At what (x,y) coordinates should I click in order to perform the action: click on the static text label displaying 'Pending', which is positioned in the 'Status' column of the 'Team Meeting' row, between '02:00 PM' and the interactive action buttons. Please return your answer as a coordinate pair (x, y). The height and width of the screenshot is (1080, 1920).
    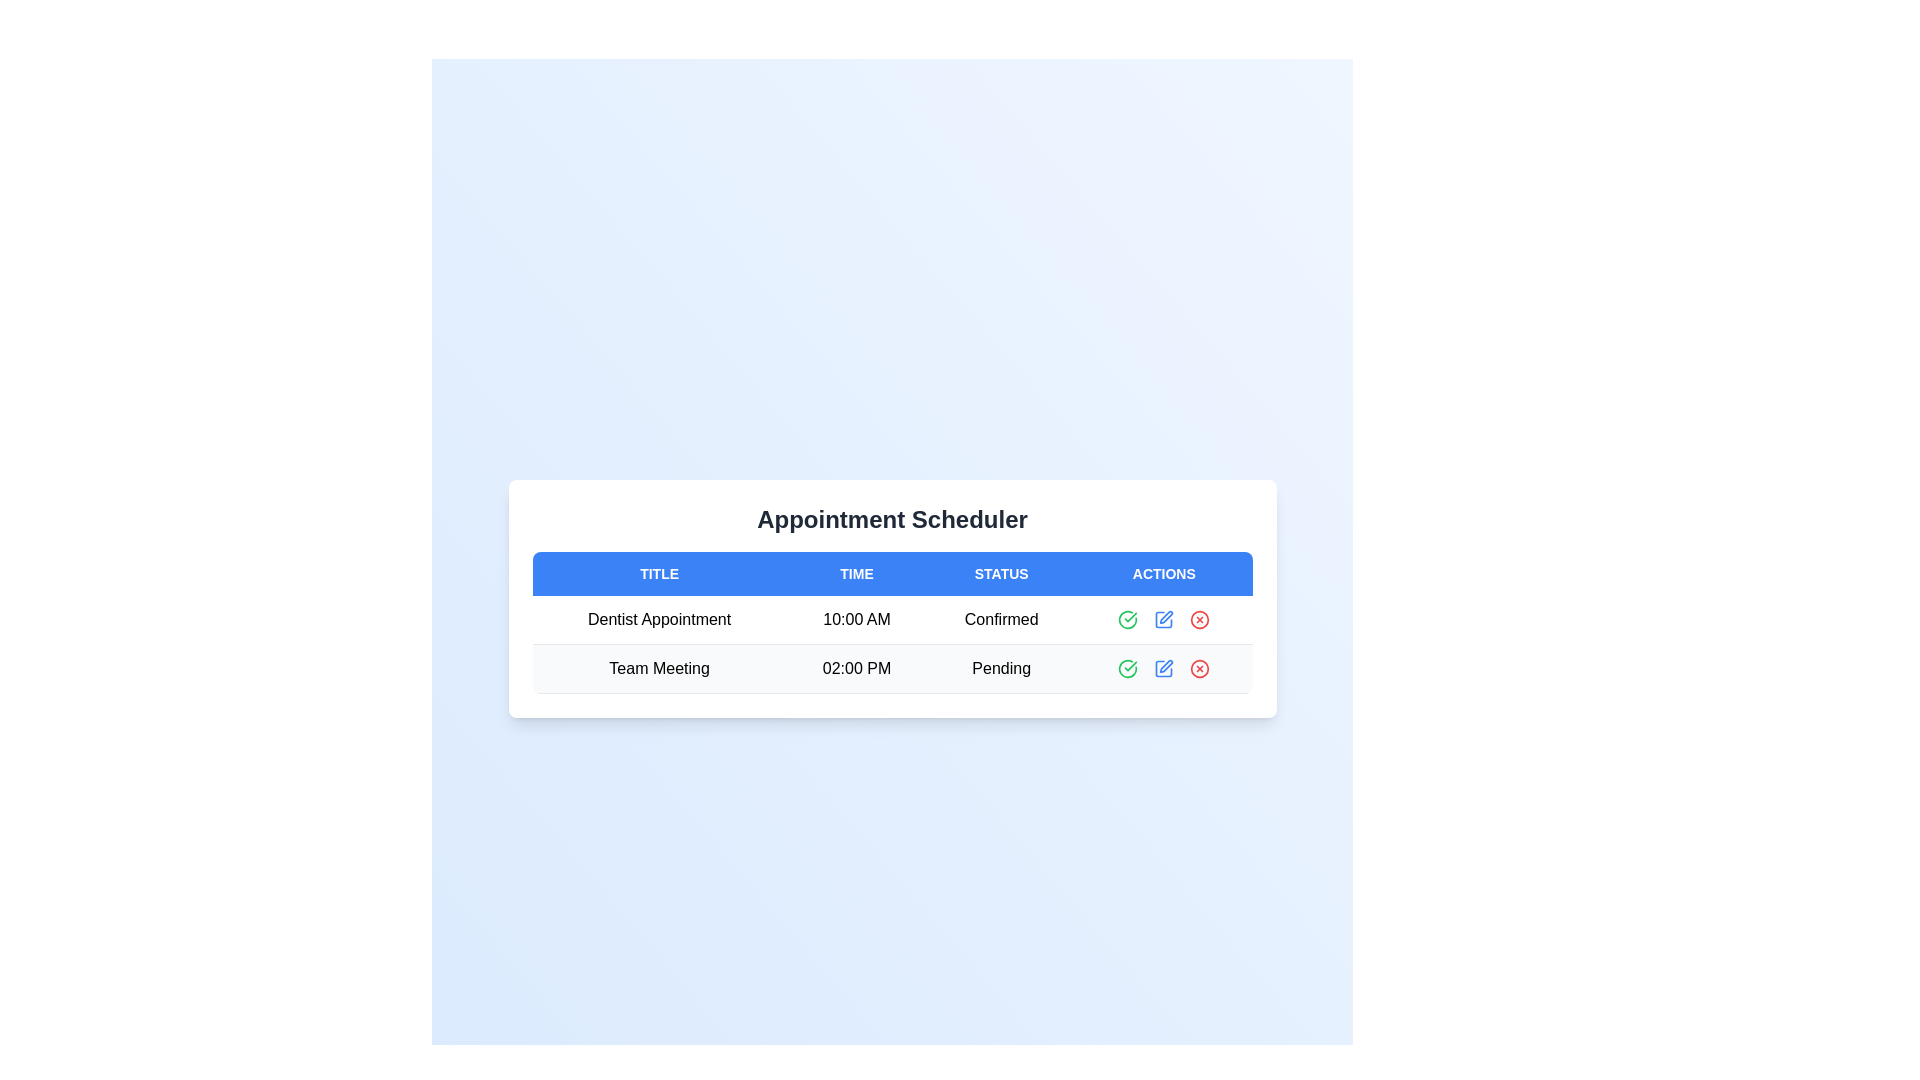
    Looking at the image, I should click on (1001, 668).